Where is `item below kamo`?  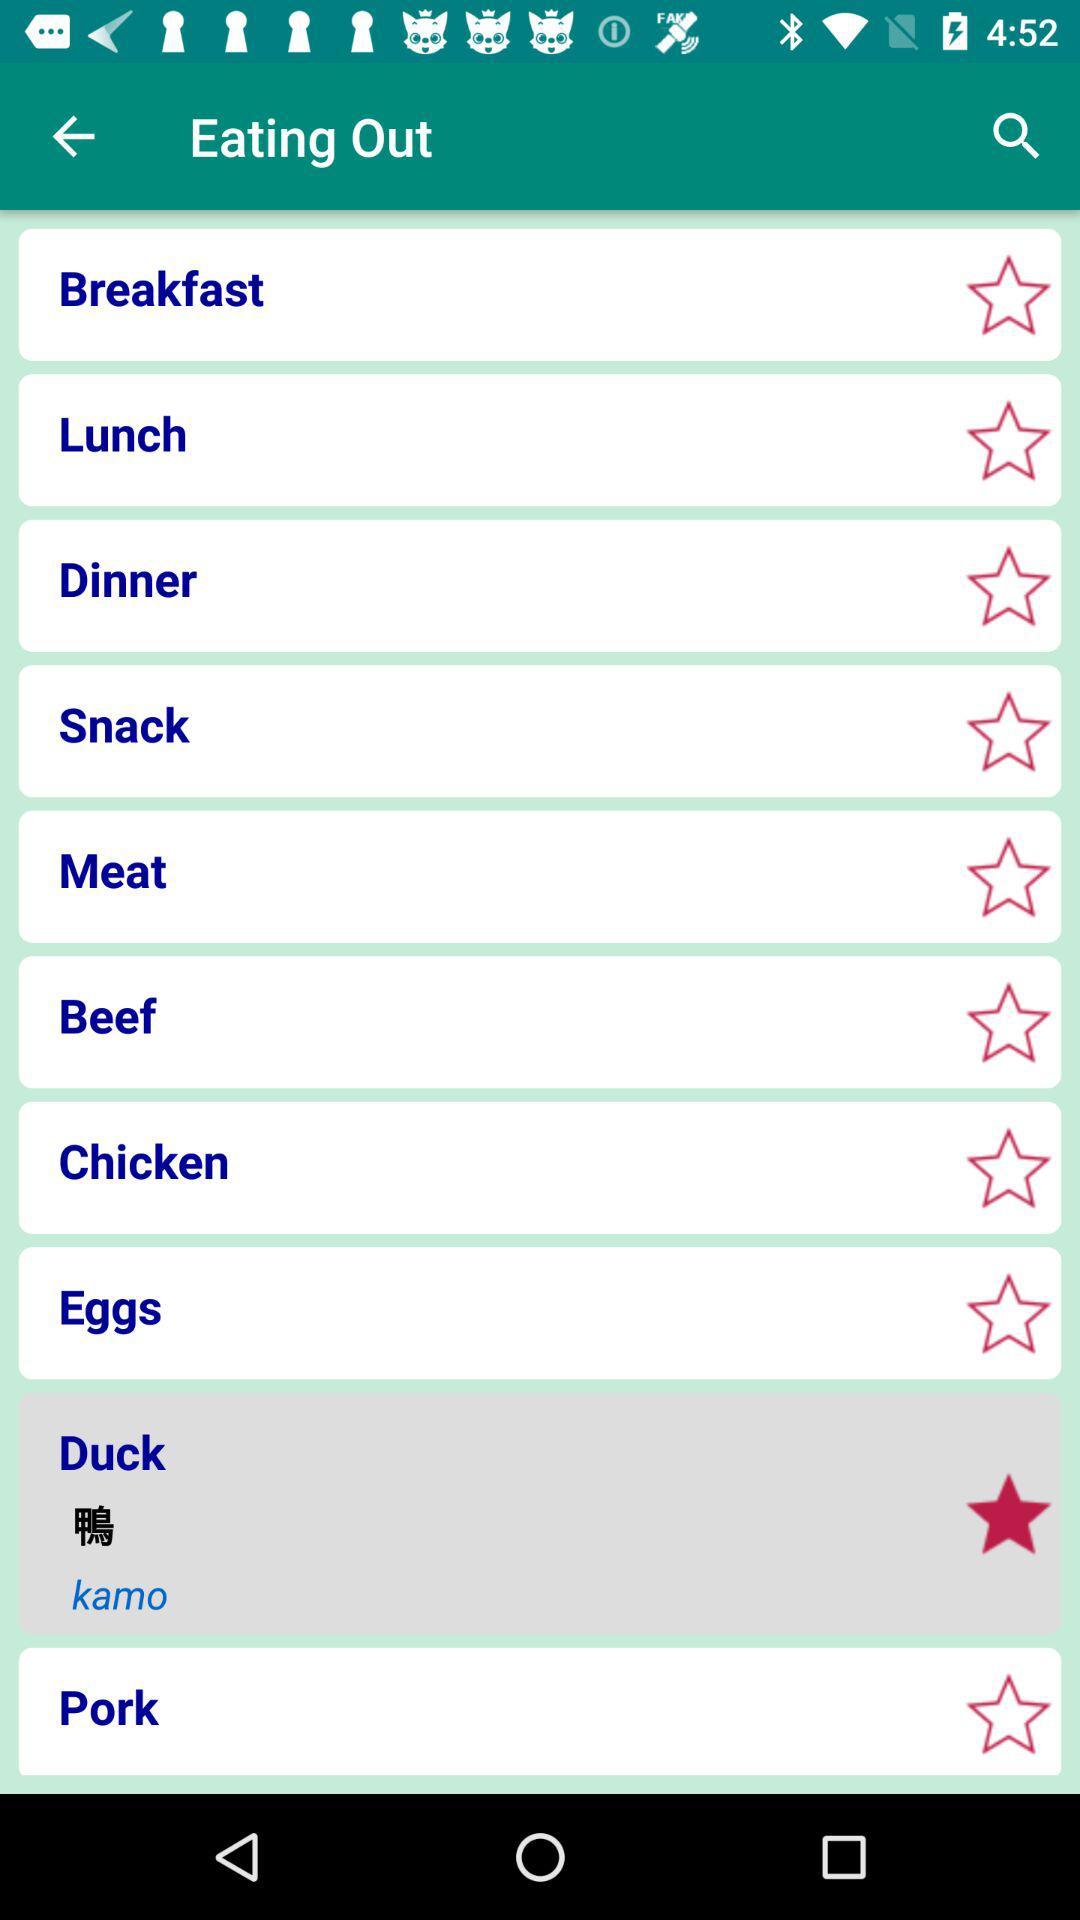
item below kamo is located at coordinates (481, 1705).